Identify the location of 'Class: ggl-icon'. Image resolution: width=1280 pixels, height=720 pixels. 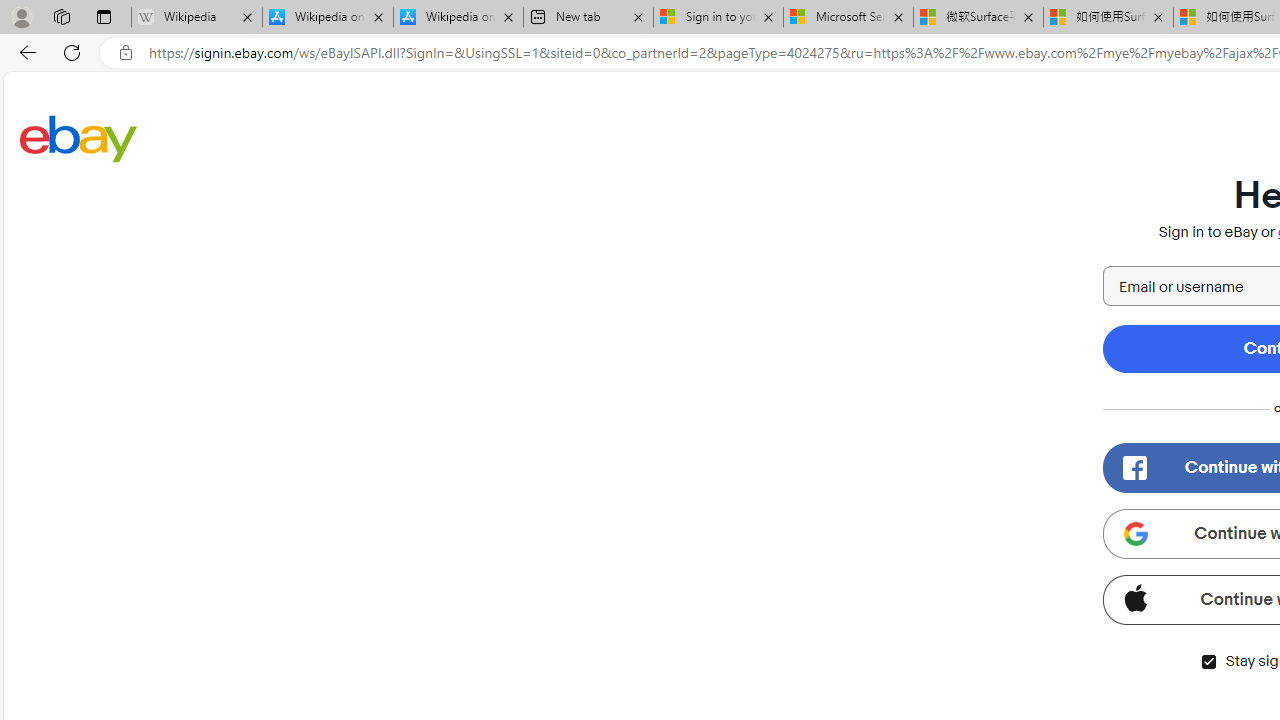
(1135, 532).